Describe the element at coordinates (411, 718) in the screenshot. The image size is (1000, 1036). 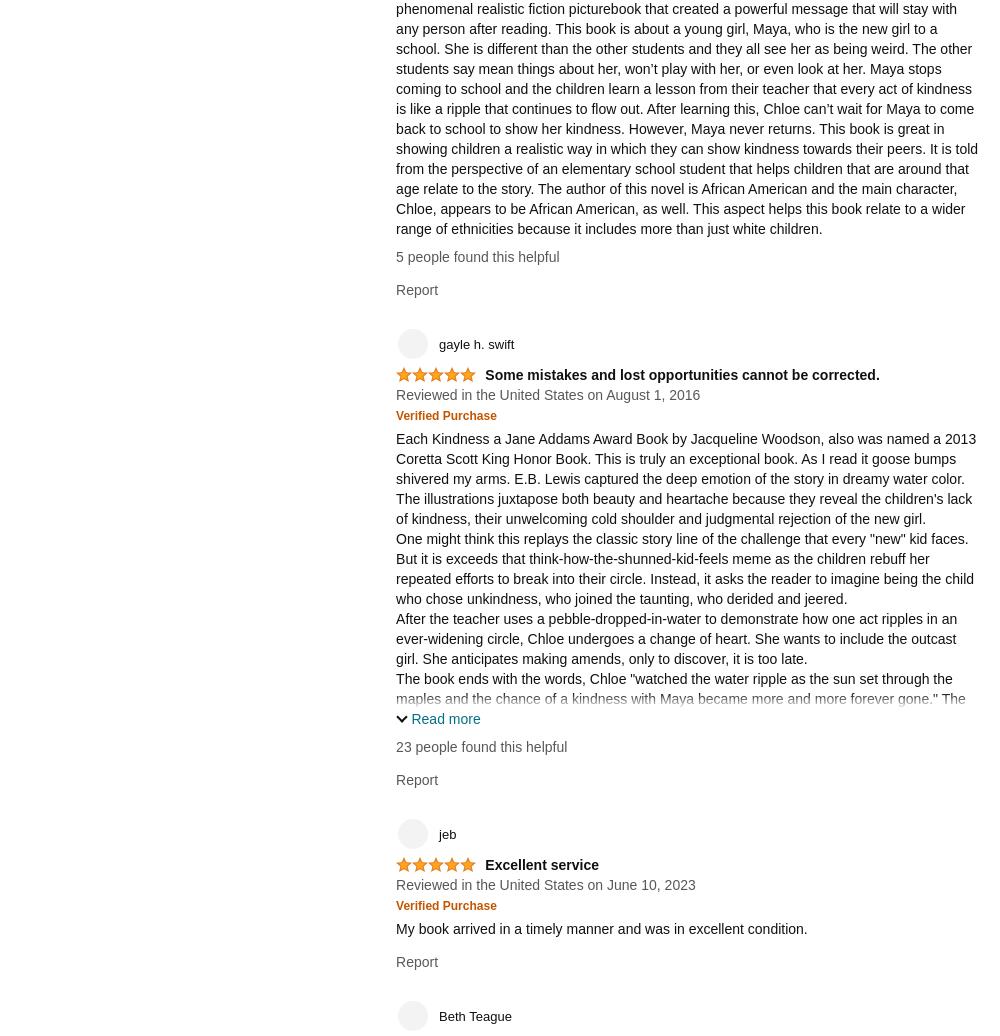
I see `'Read more'` at that location.